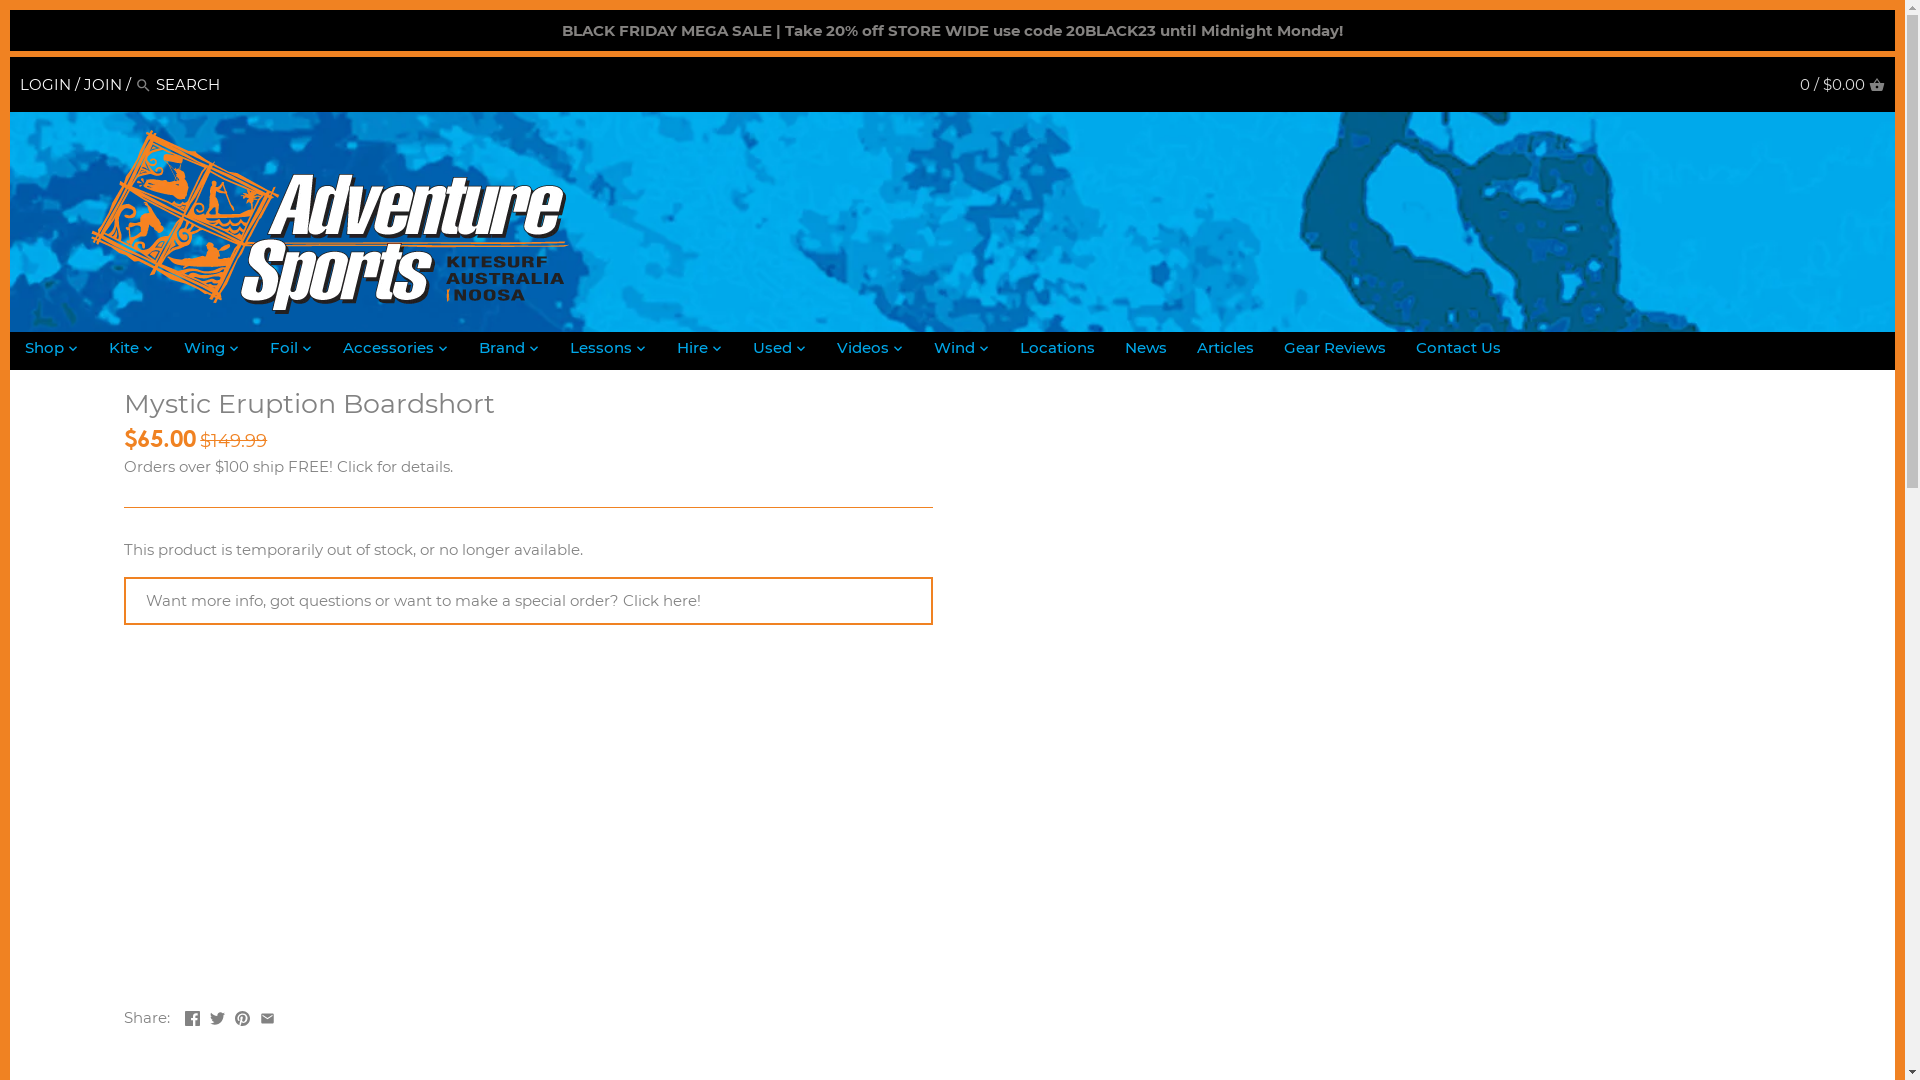 The image size is (1920, 1080). Describe the element at coordinates (692, 350) in the screenshot. I see `'Hire'` at that location.